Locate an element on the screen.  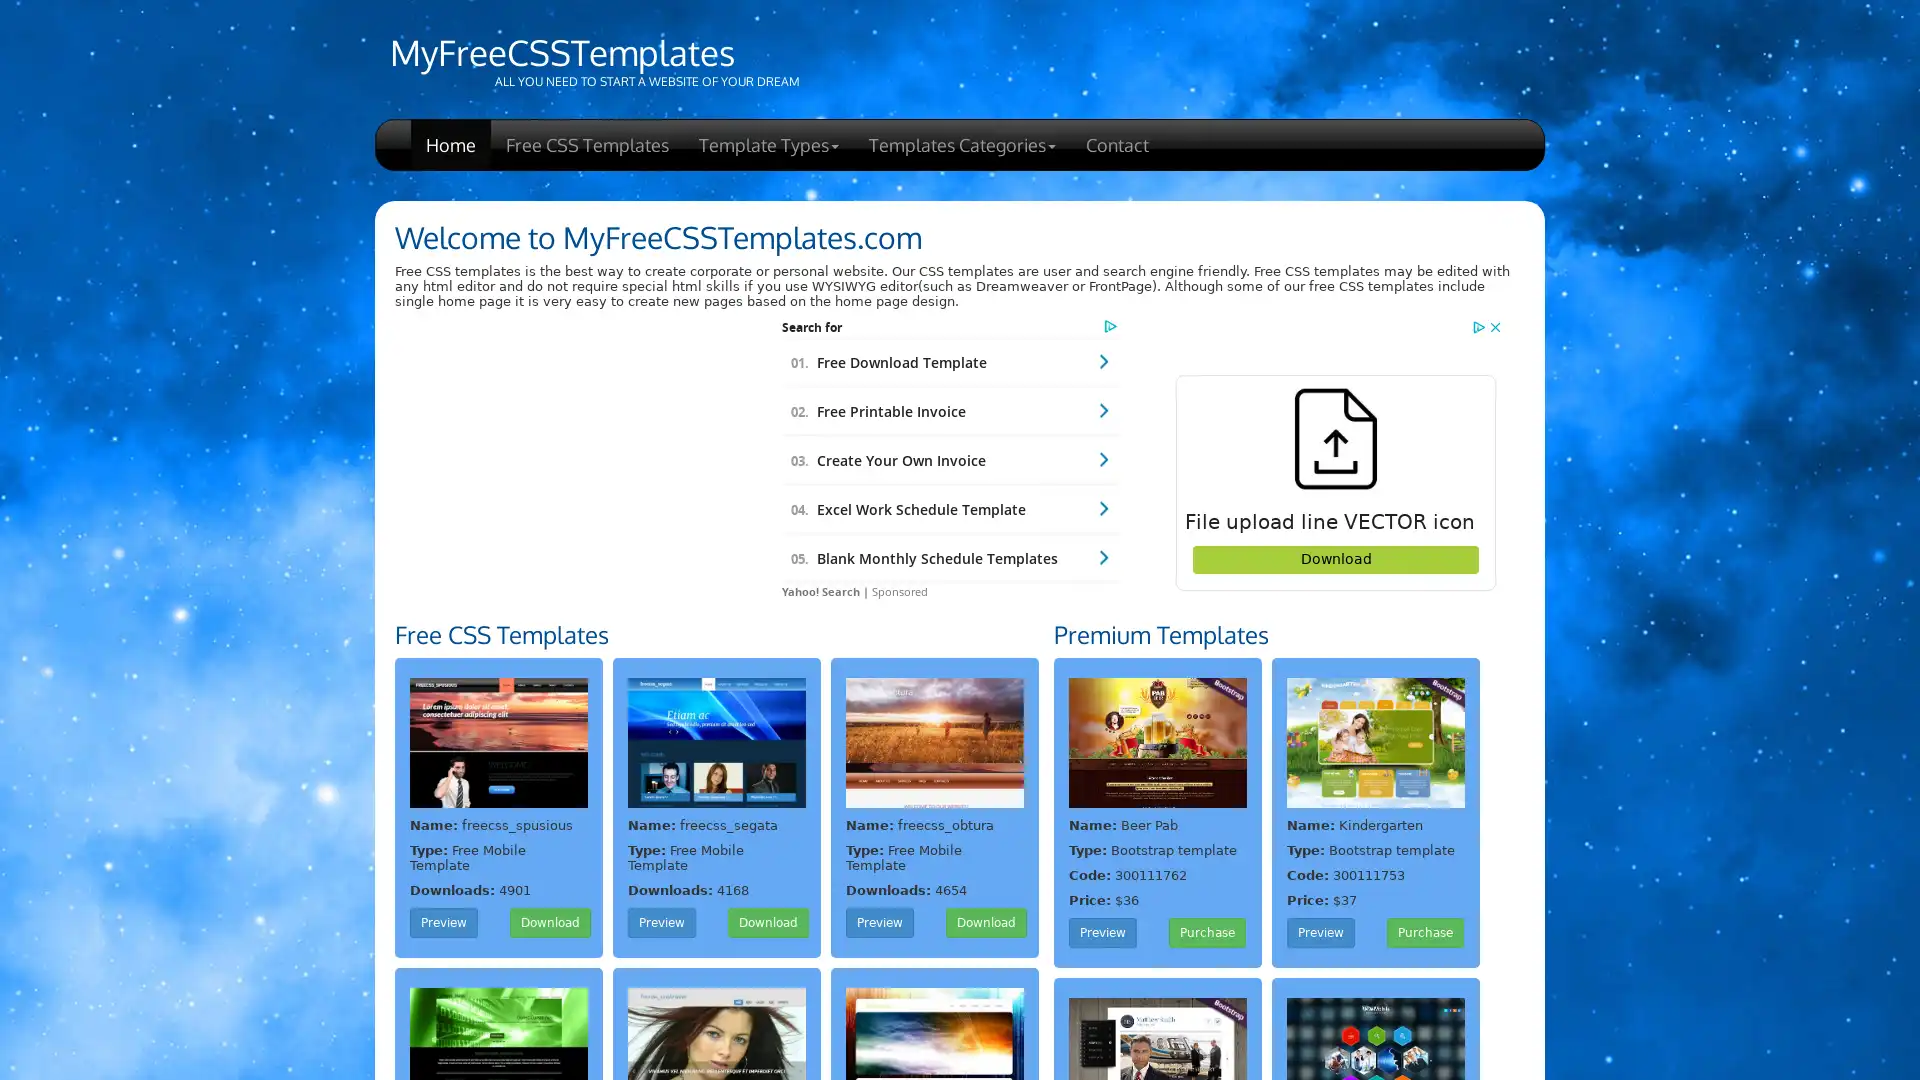
Preview is located at coordinates (443, 922).